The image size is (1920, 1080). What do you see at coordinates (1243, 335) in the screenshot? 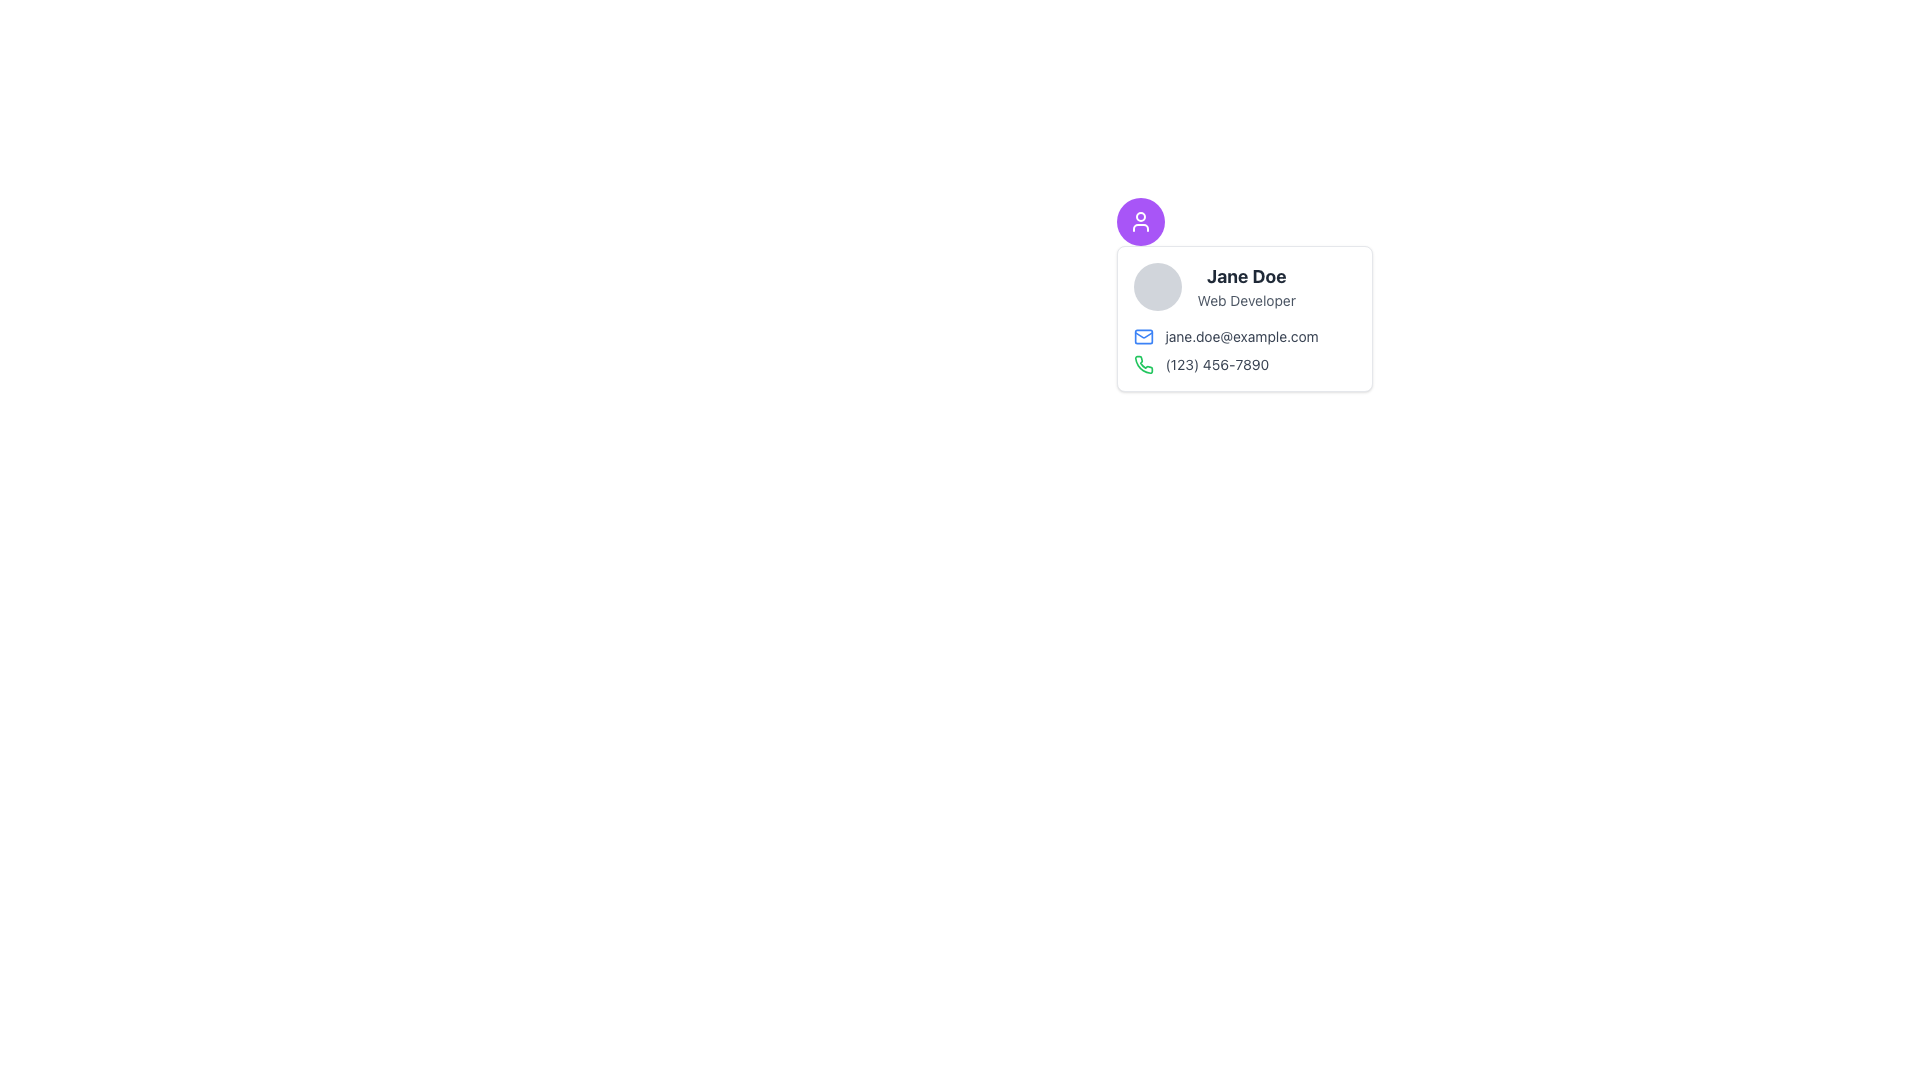
I see `the Contact Information Display element to copy the email information located below the name and job title within the card` at bounding box center [1243, 335].